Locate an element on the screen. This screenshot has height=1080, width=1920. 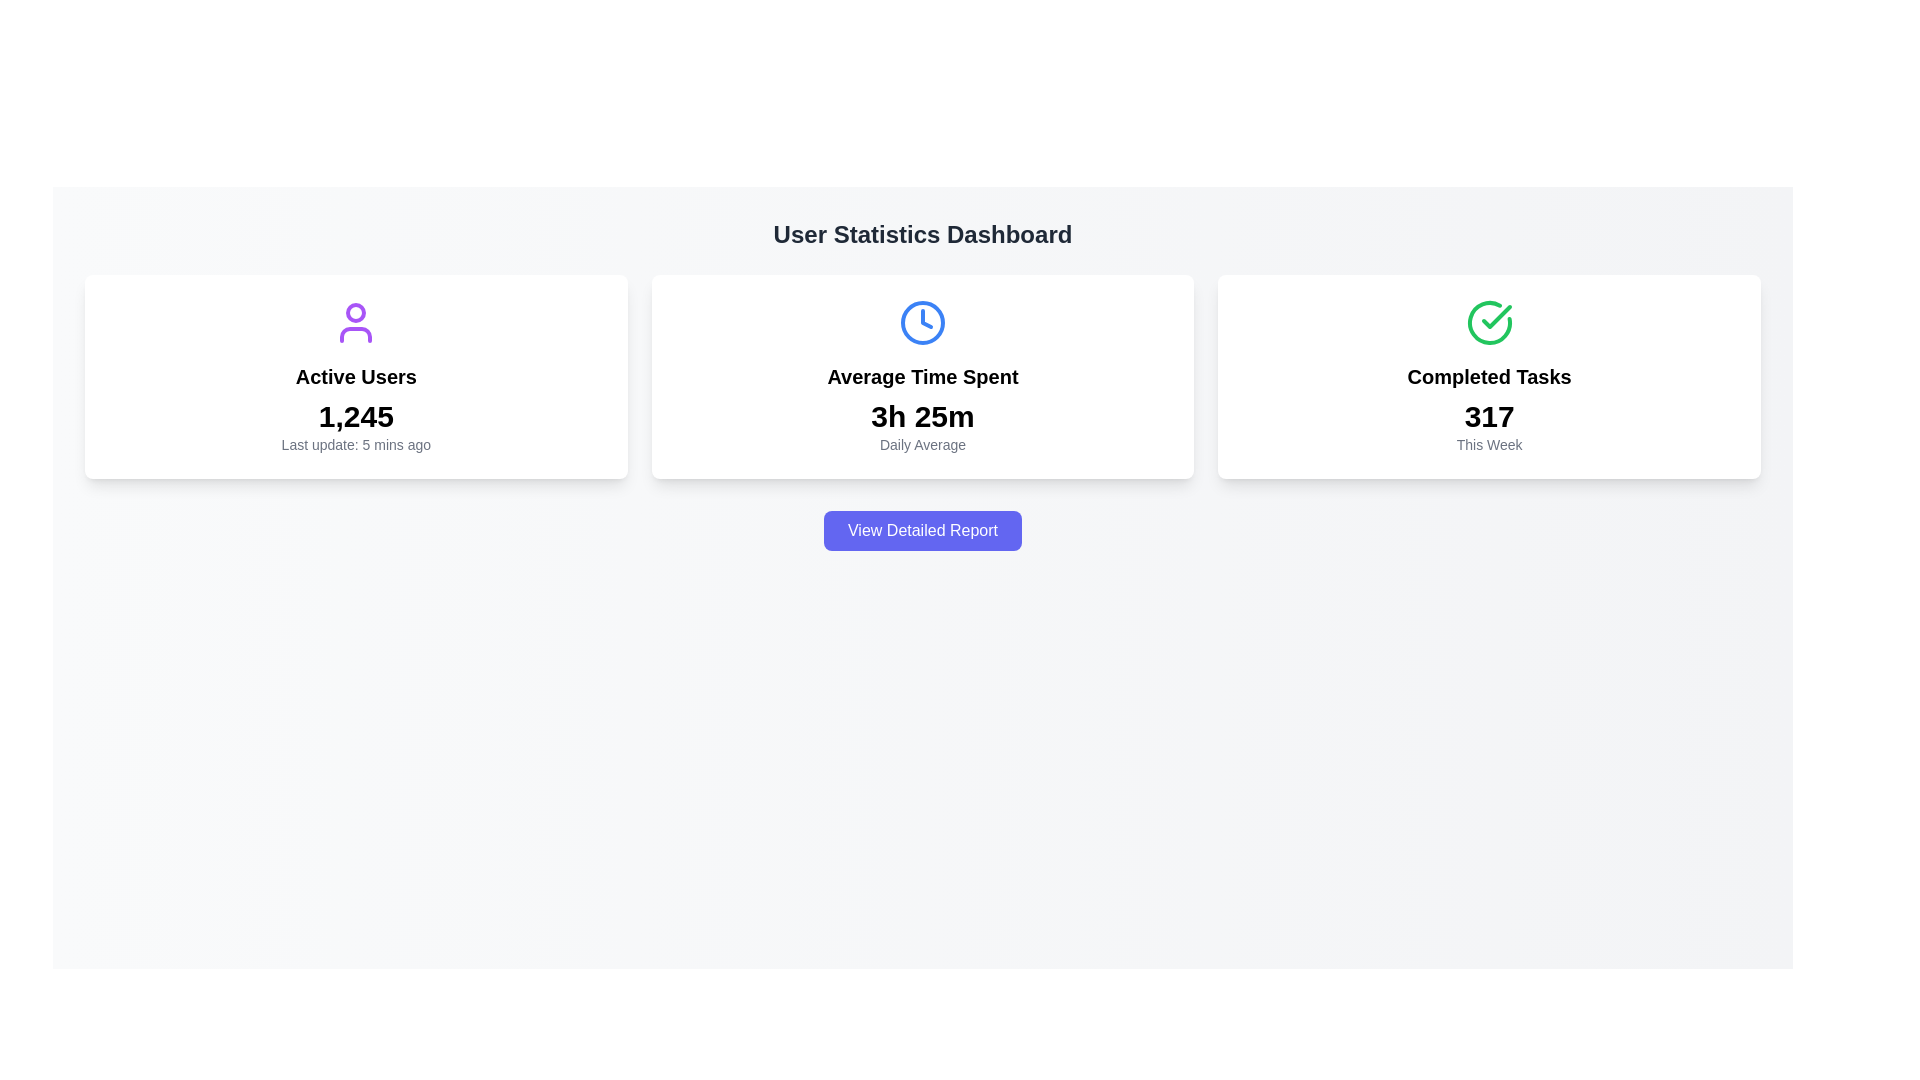
the text label indicating the category of completed tasks, which is located in the rightmost card above the numeric value '317' and below the checkmark icon is located at coordinates (1489, 377).